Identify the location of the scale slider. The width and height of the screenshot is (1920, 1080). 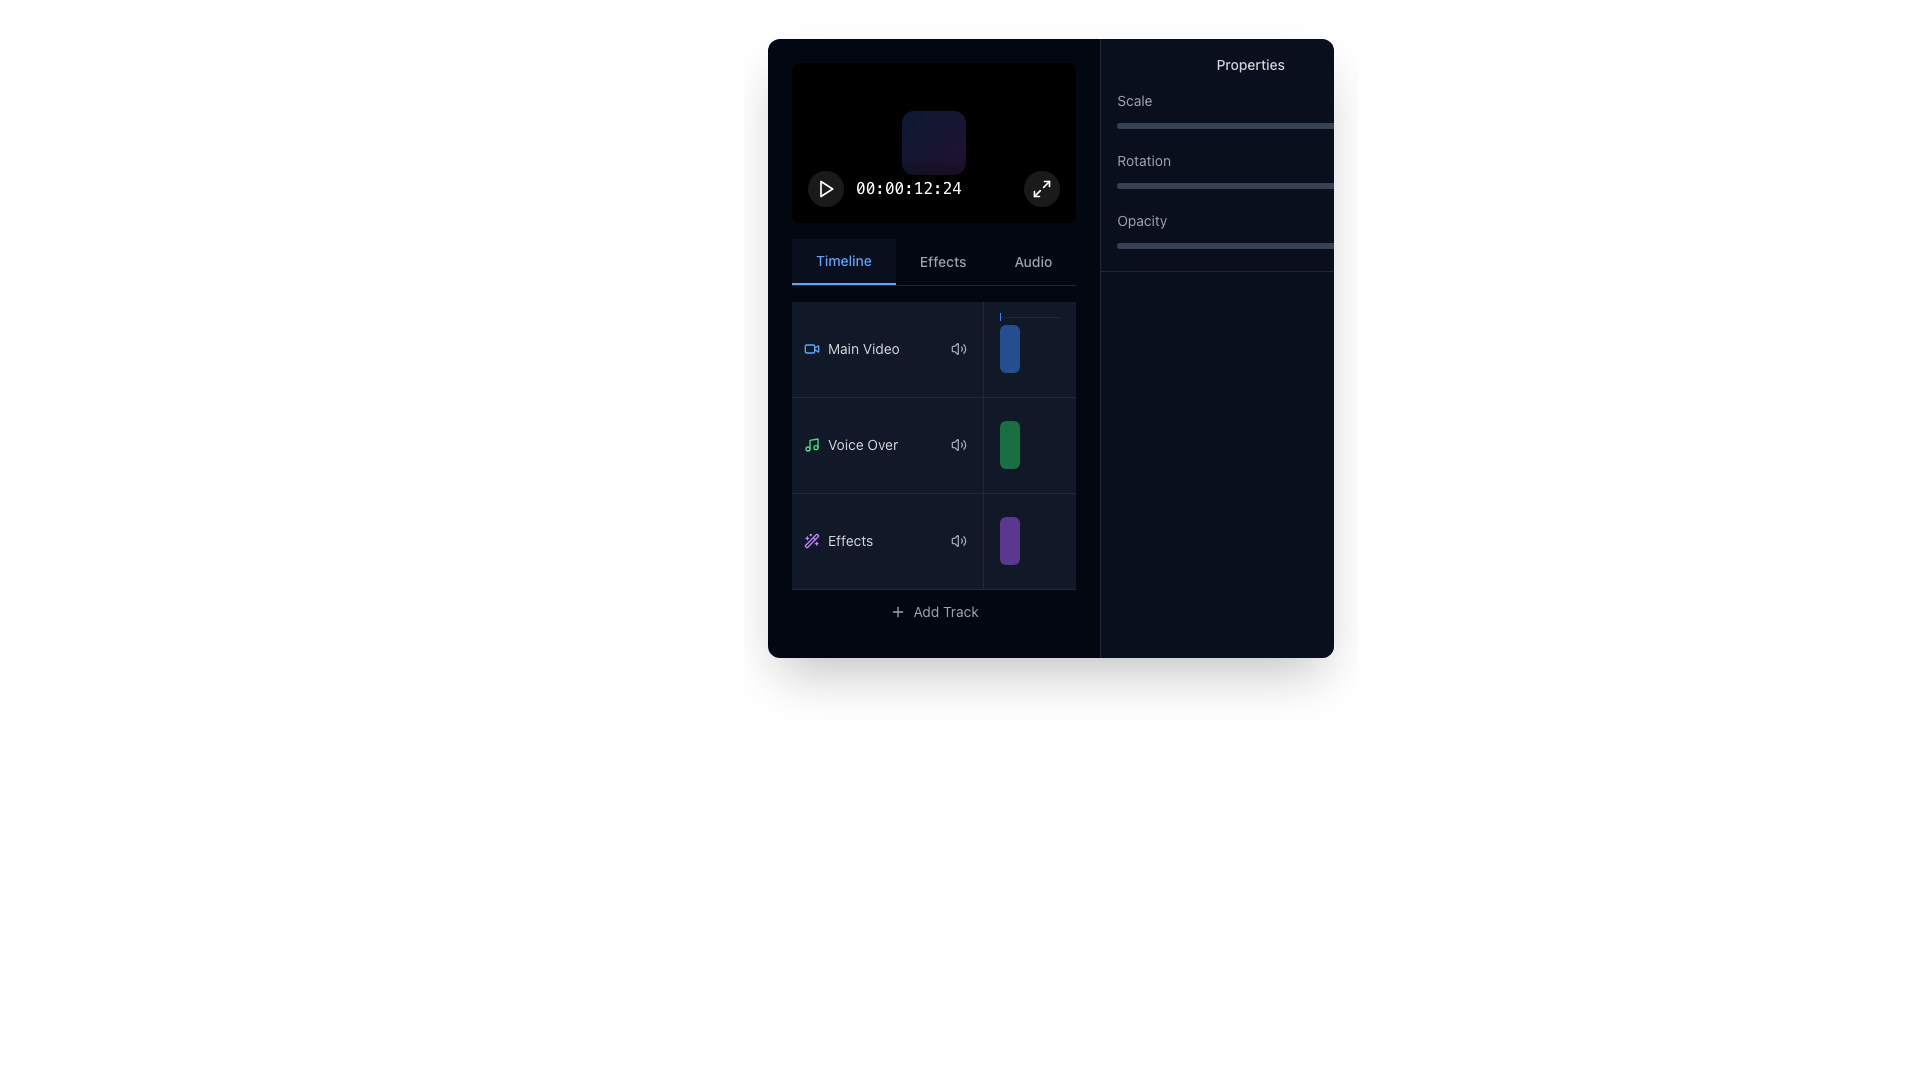
(1176, 126).